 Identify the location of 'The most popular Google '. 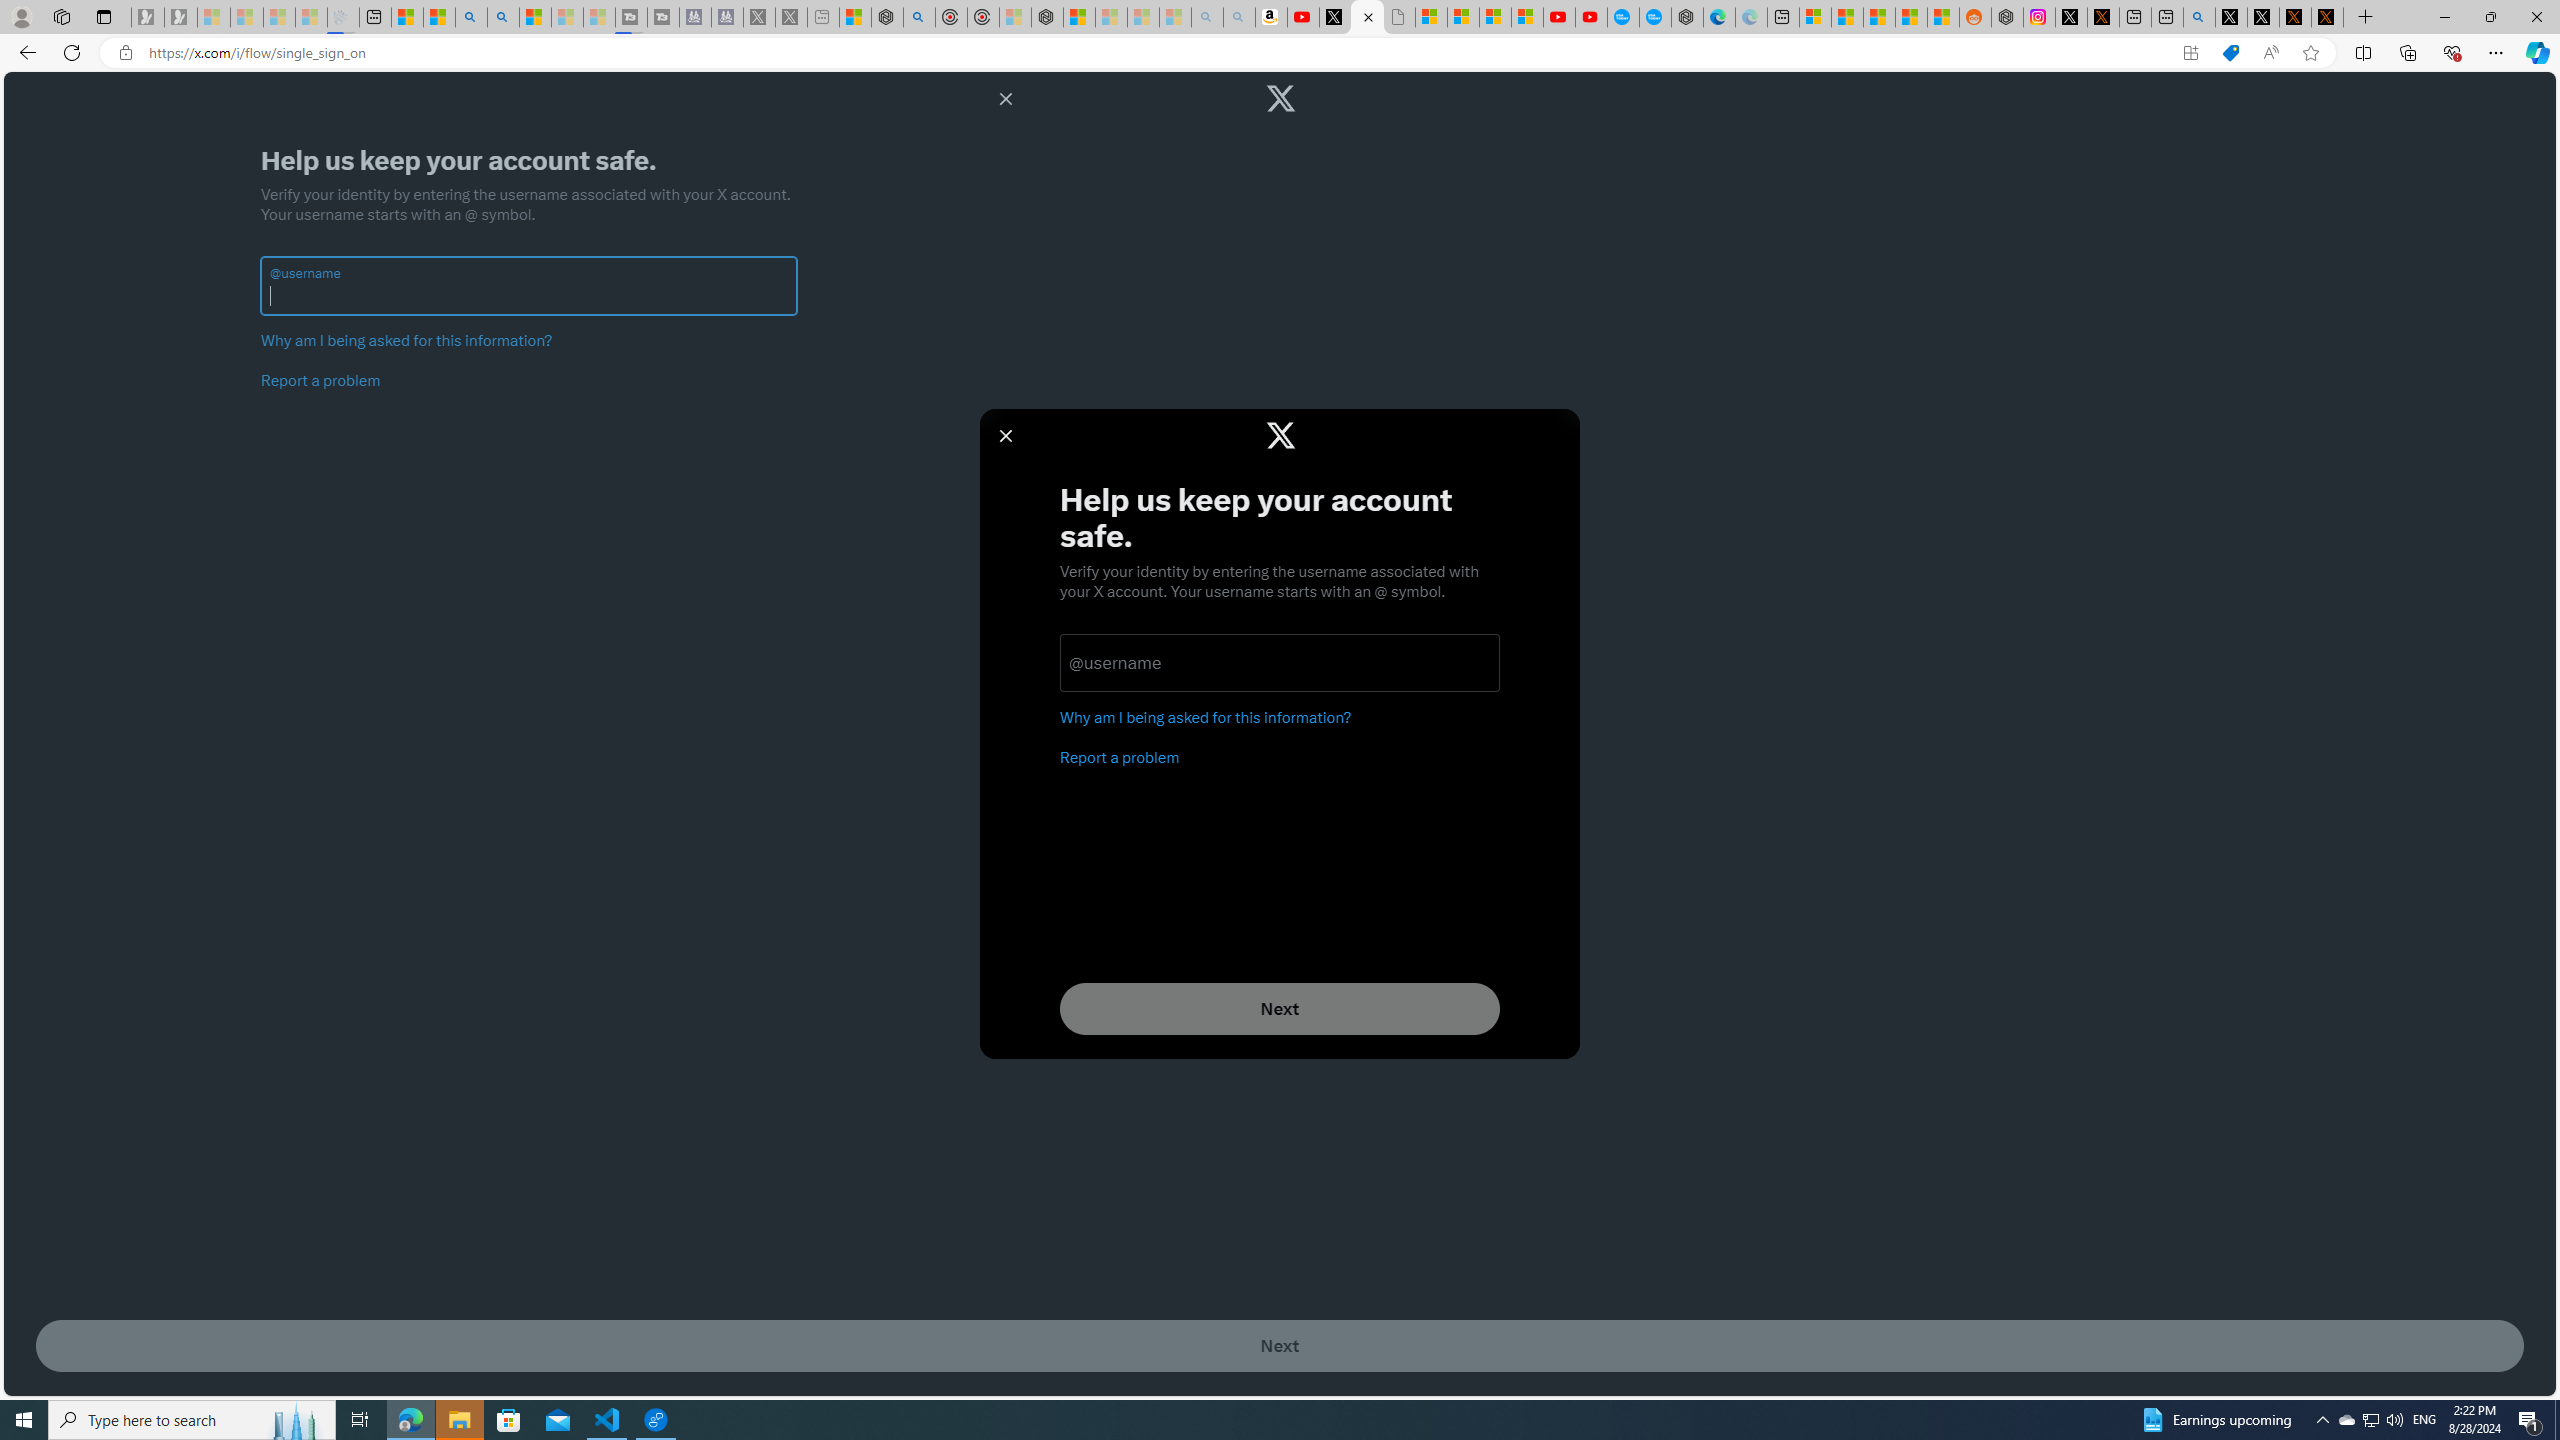
(1655, 16).